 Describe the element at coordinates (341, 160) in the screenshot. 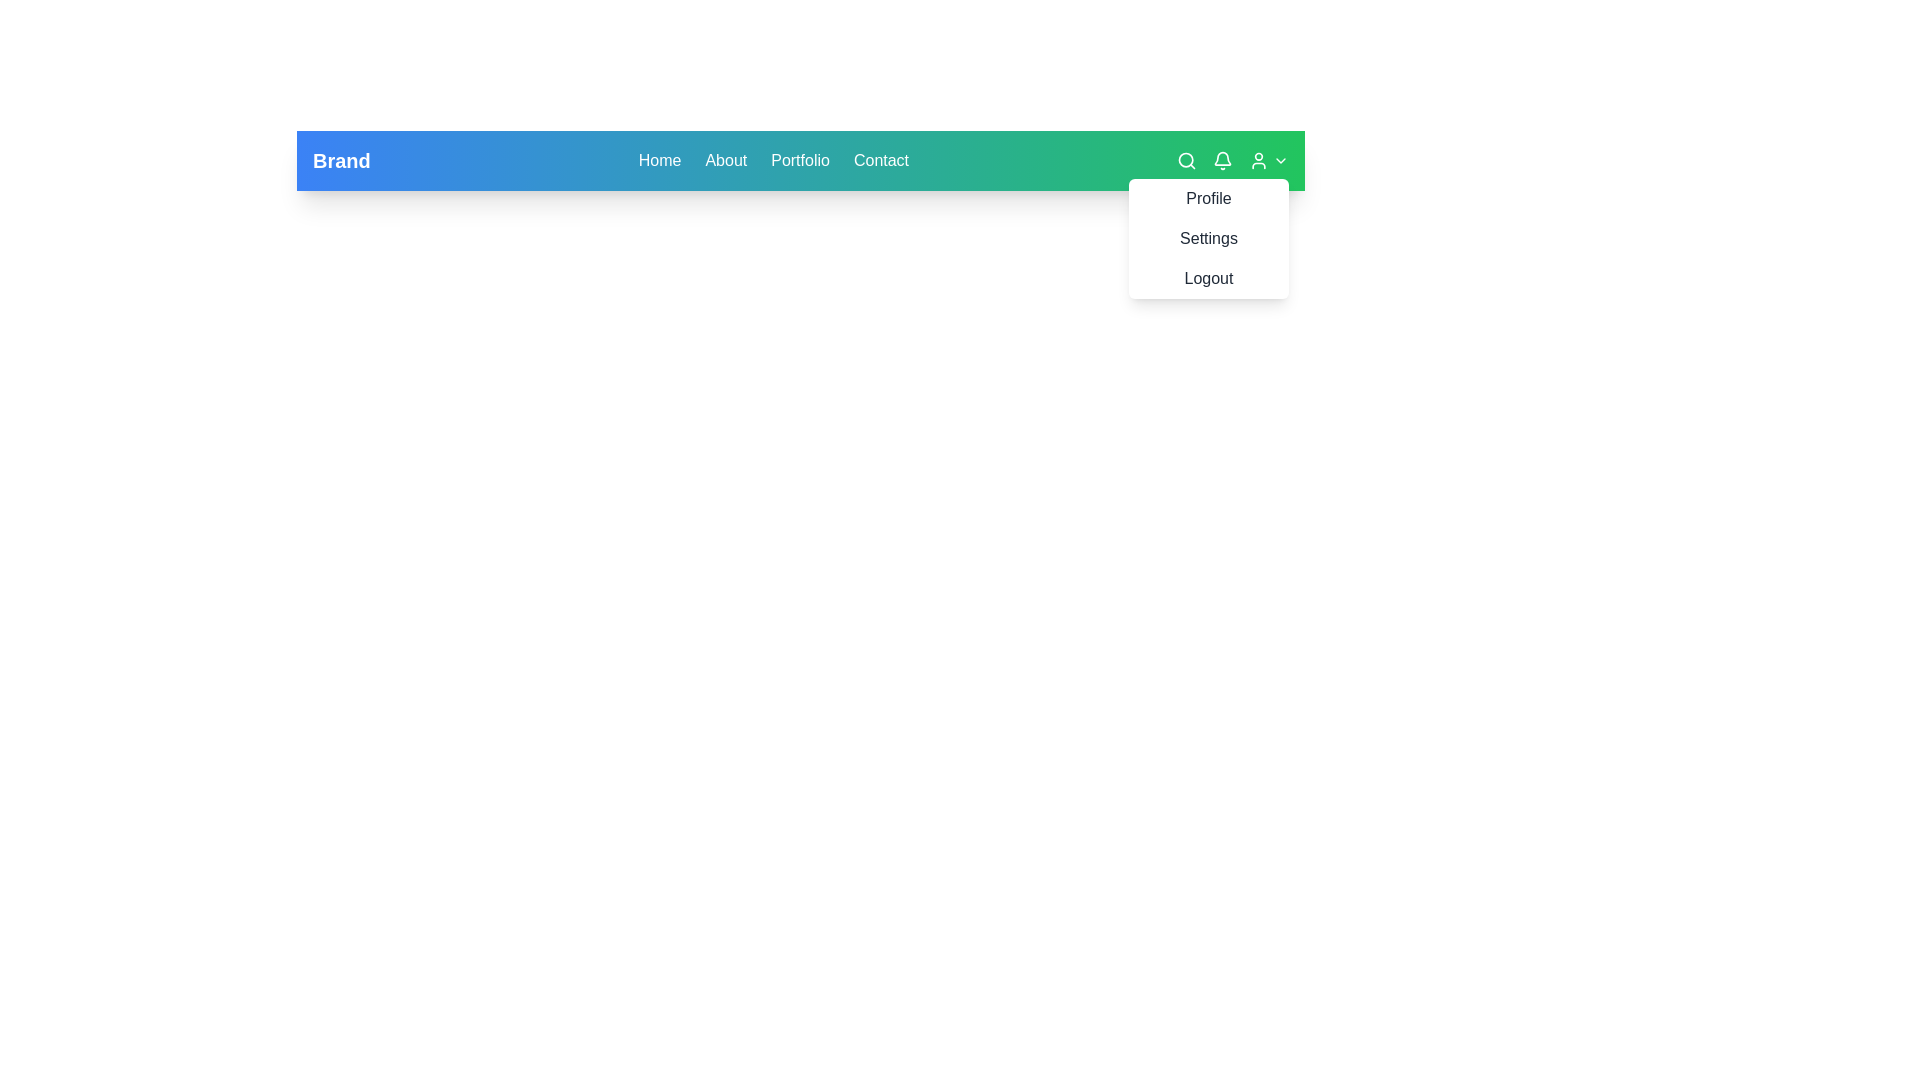

I see `the 'Brand' static text element, which is styled prominently in white against a vibrant blue gradient background and is located at the leftmost position of the horizontal navigation bar` at that location.